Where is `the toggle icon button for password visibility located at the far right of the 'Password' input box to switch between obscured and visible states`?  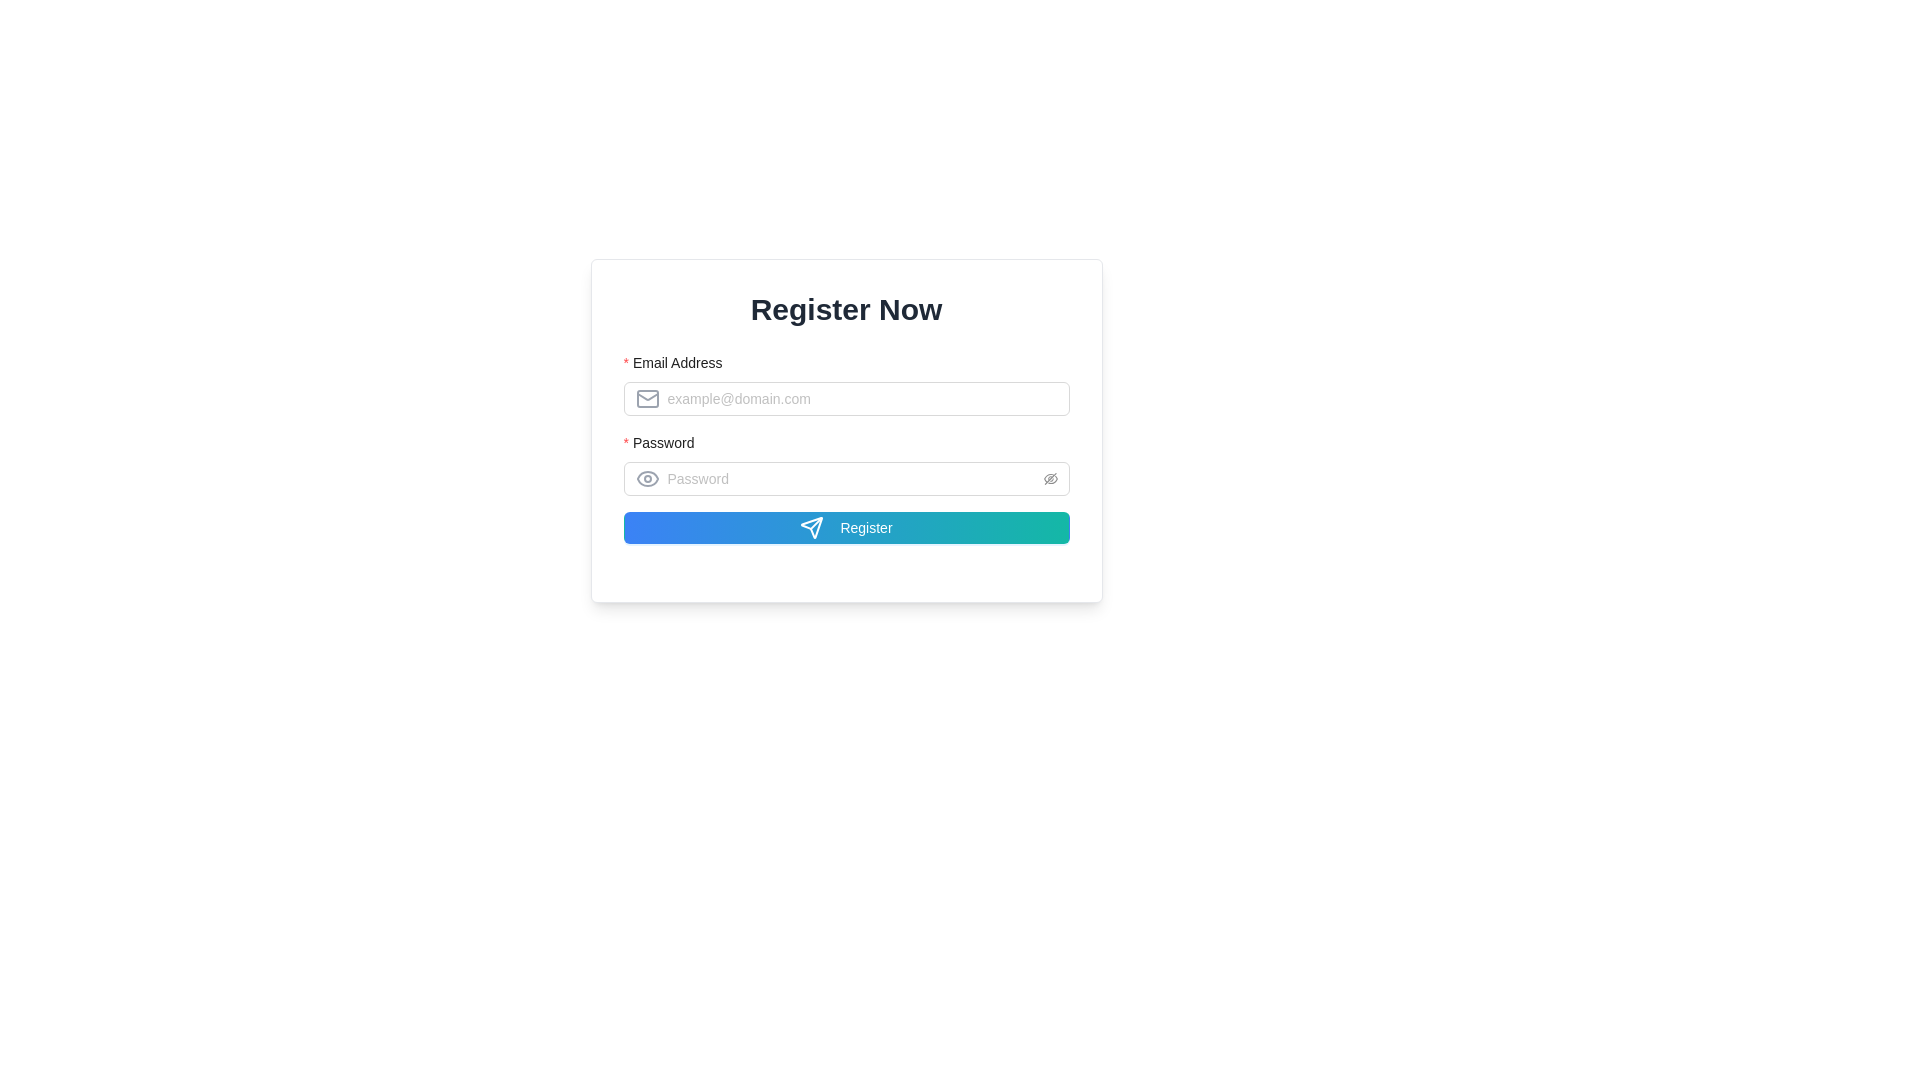 the toggle icon button for password visibility located at the far right of the 'Password' input box to switch between obscured and visible states is located at coordinates (1049, 478).